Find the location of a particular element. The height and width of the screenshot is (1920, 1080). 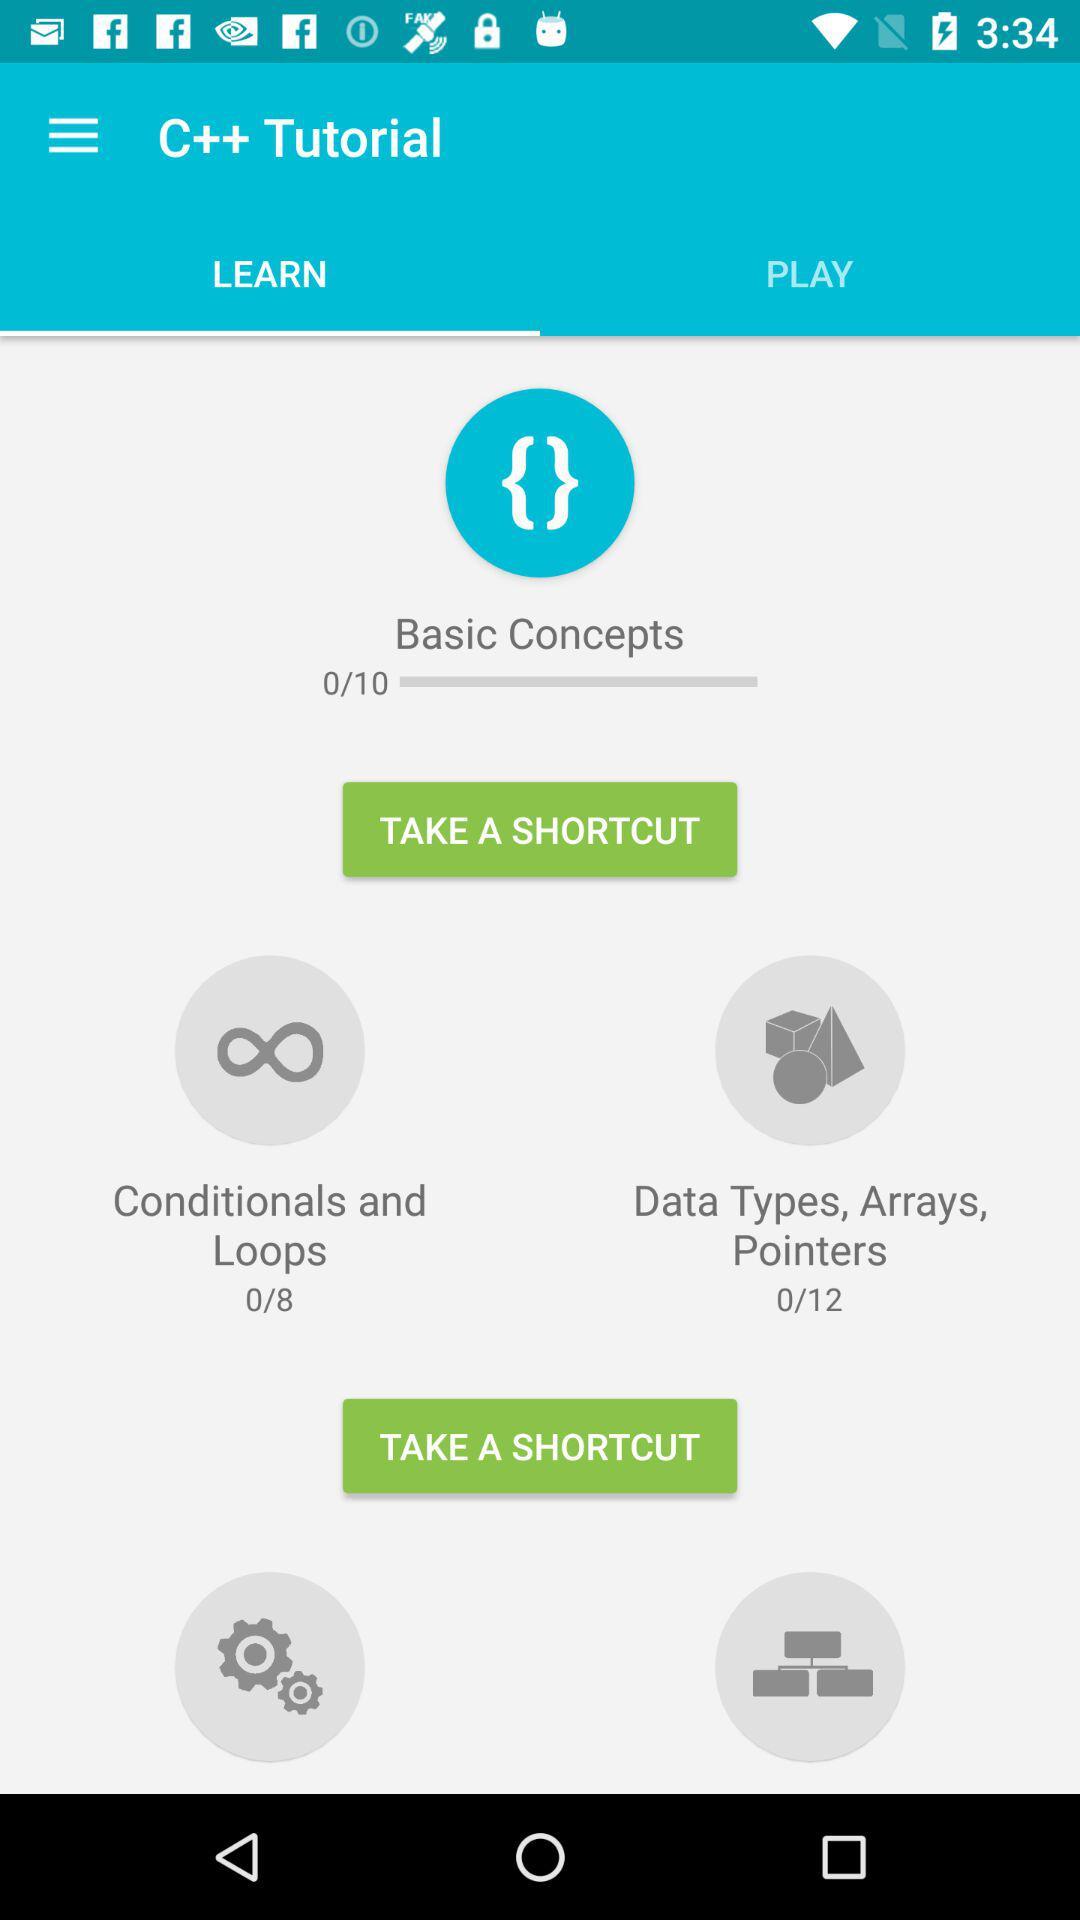

icon next to the c++ tutorial icon is located at coordinates (72, 135).